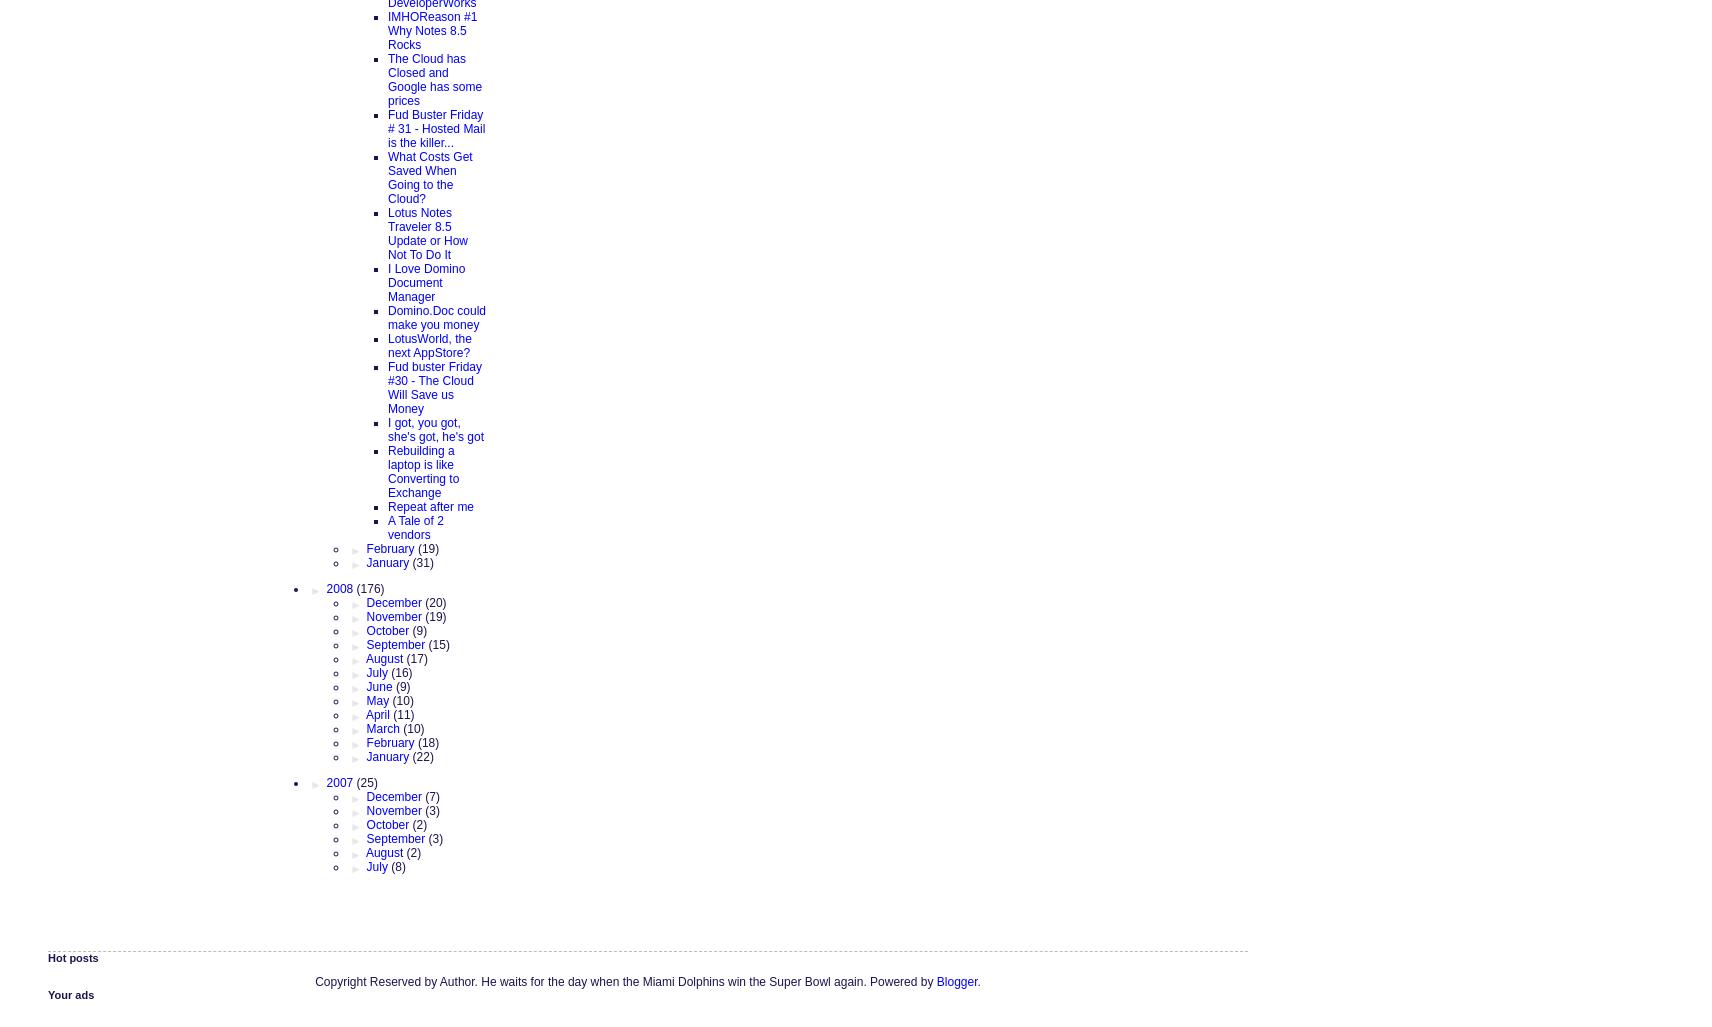 The height and width of the screenshot is (1027, 1712). What do you see at coordinates (379, 700) in the screenshot?
I see `'May'` at bounding box center [379, 700].